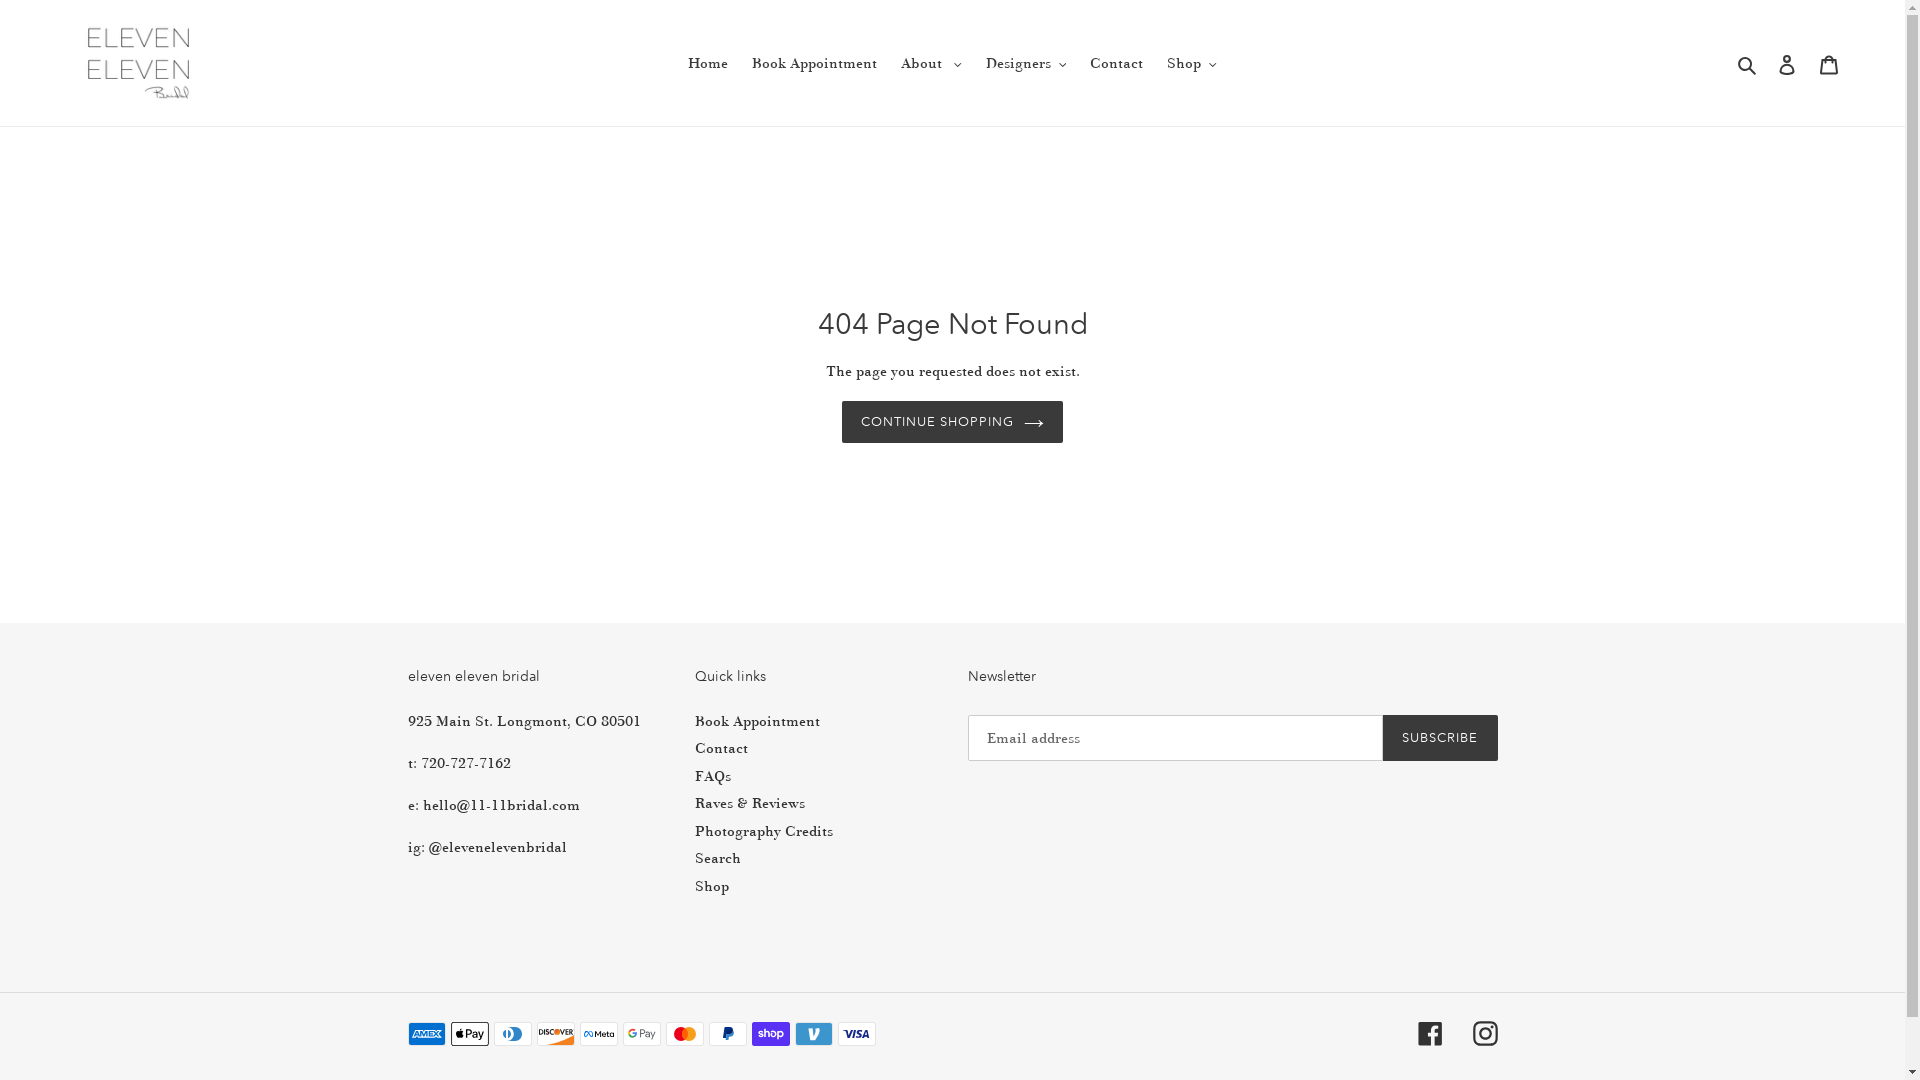  What do you see at coordinates (1191, 62) in the screenshot?
I see `'Shop'` at bounding box center [1191, 62].